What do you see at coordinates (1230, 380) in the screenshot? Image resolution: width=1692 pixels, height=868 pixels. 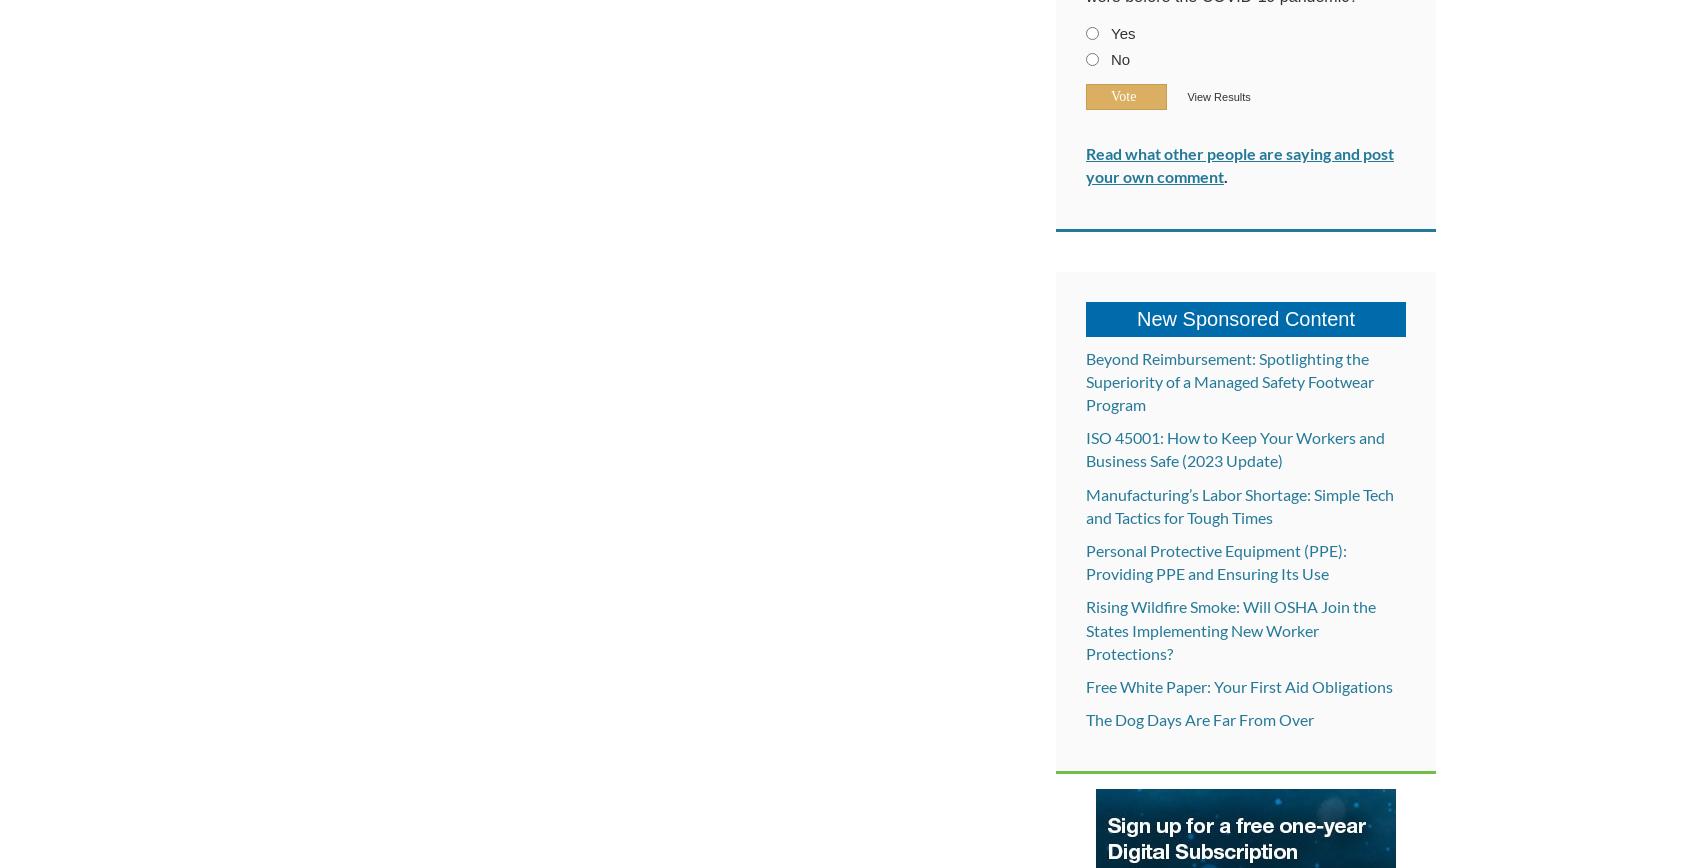 I see `'Beyond Reimbursement: Spotlighting the Superiority of a Managed Safety Footwear Program'` at bounding box center [1230, 380].